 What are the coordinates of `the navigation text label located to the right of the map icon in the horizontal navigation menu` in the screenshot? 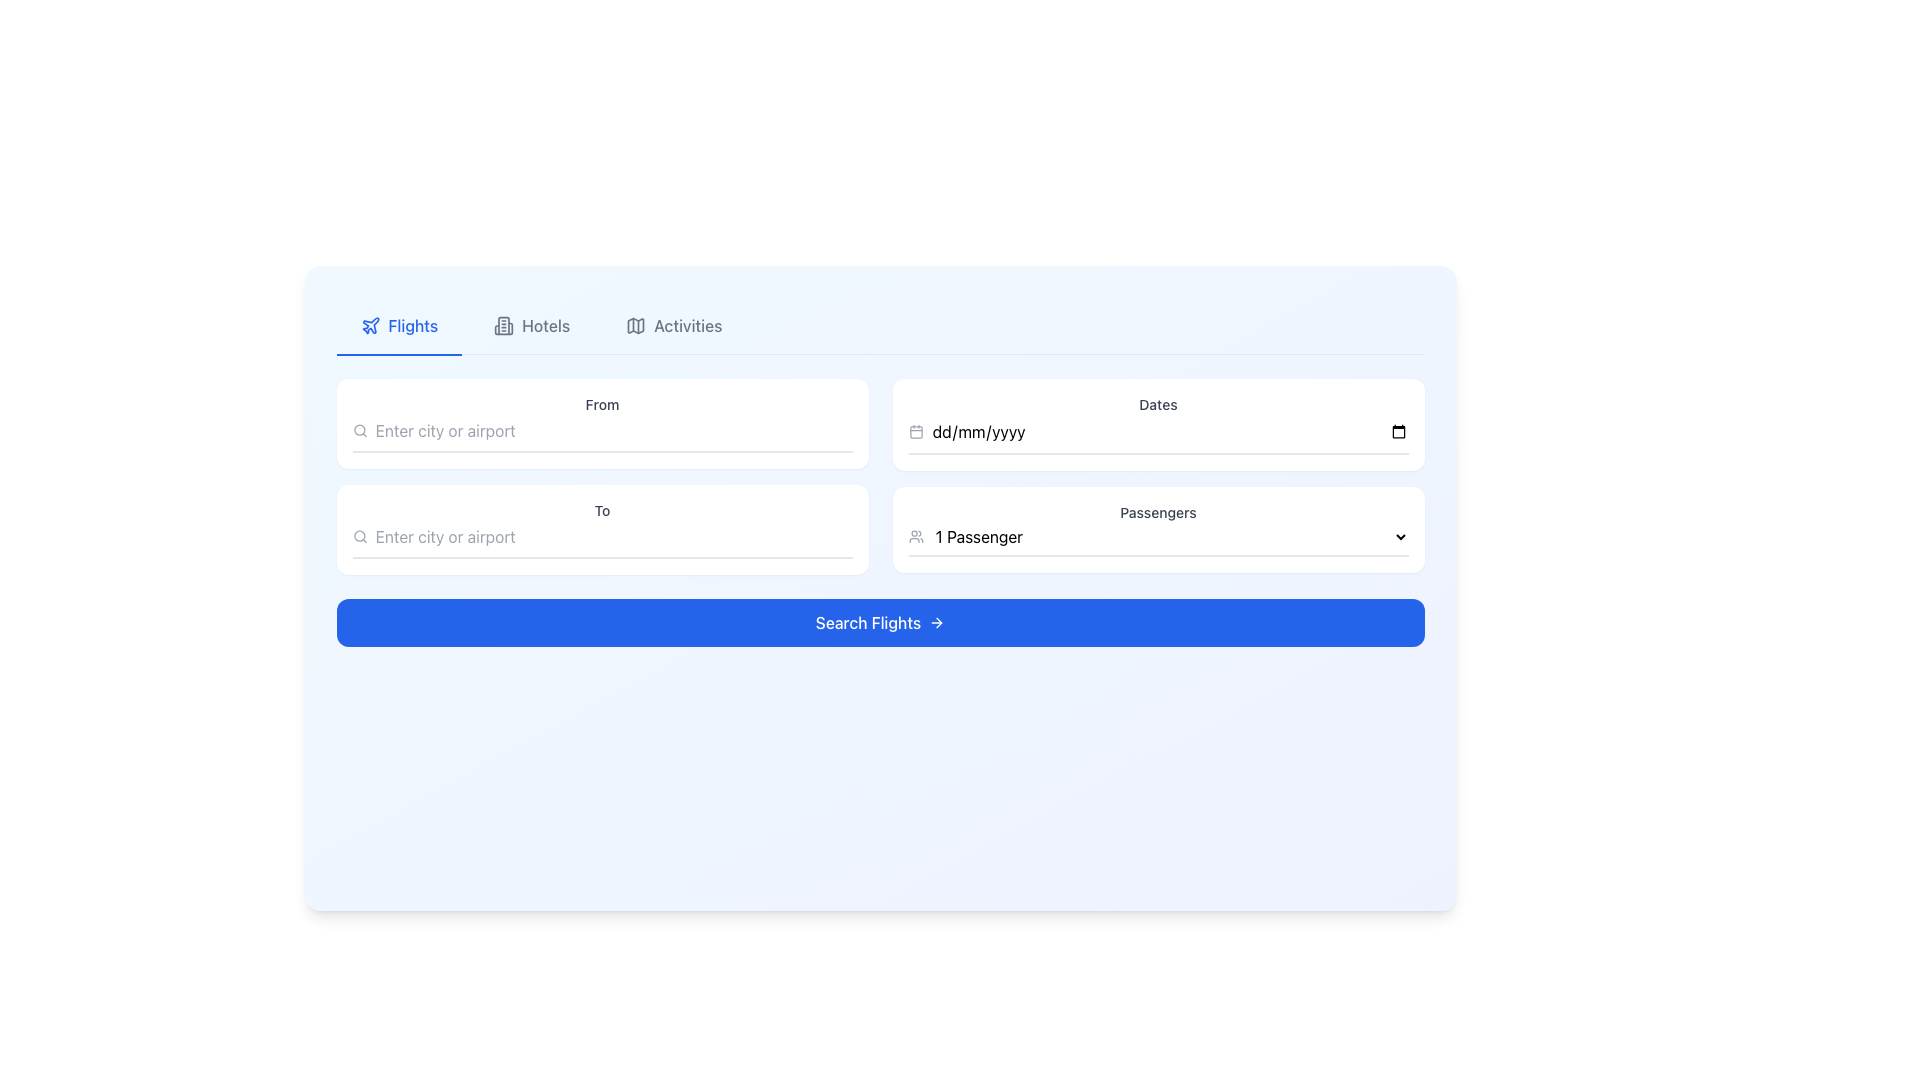 It's located at (687, 325).